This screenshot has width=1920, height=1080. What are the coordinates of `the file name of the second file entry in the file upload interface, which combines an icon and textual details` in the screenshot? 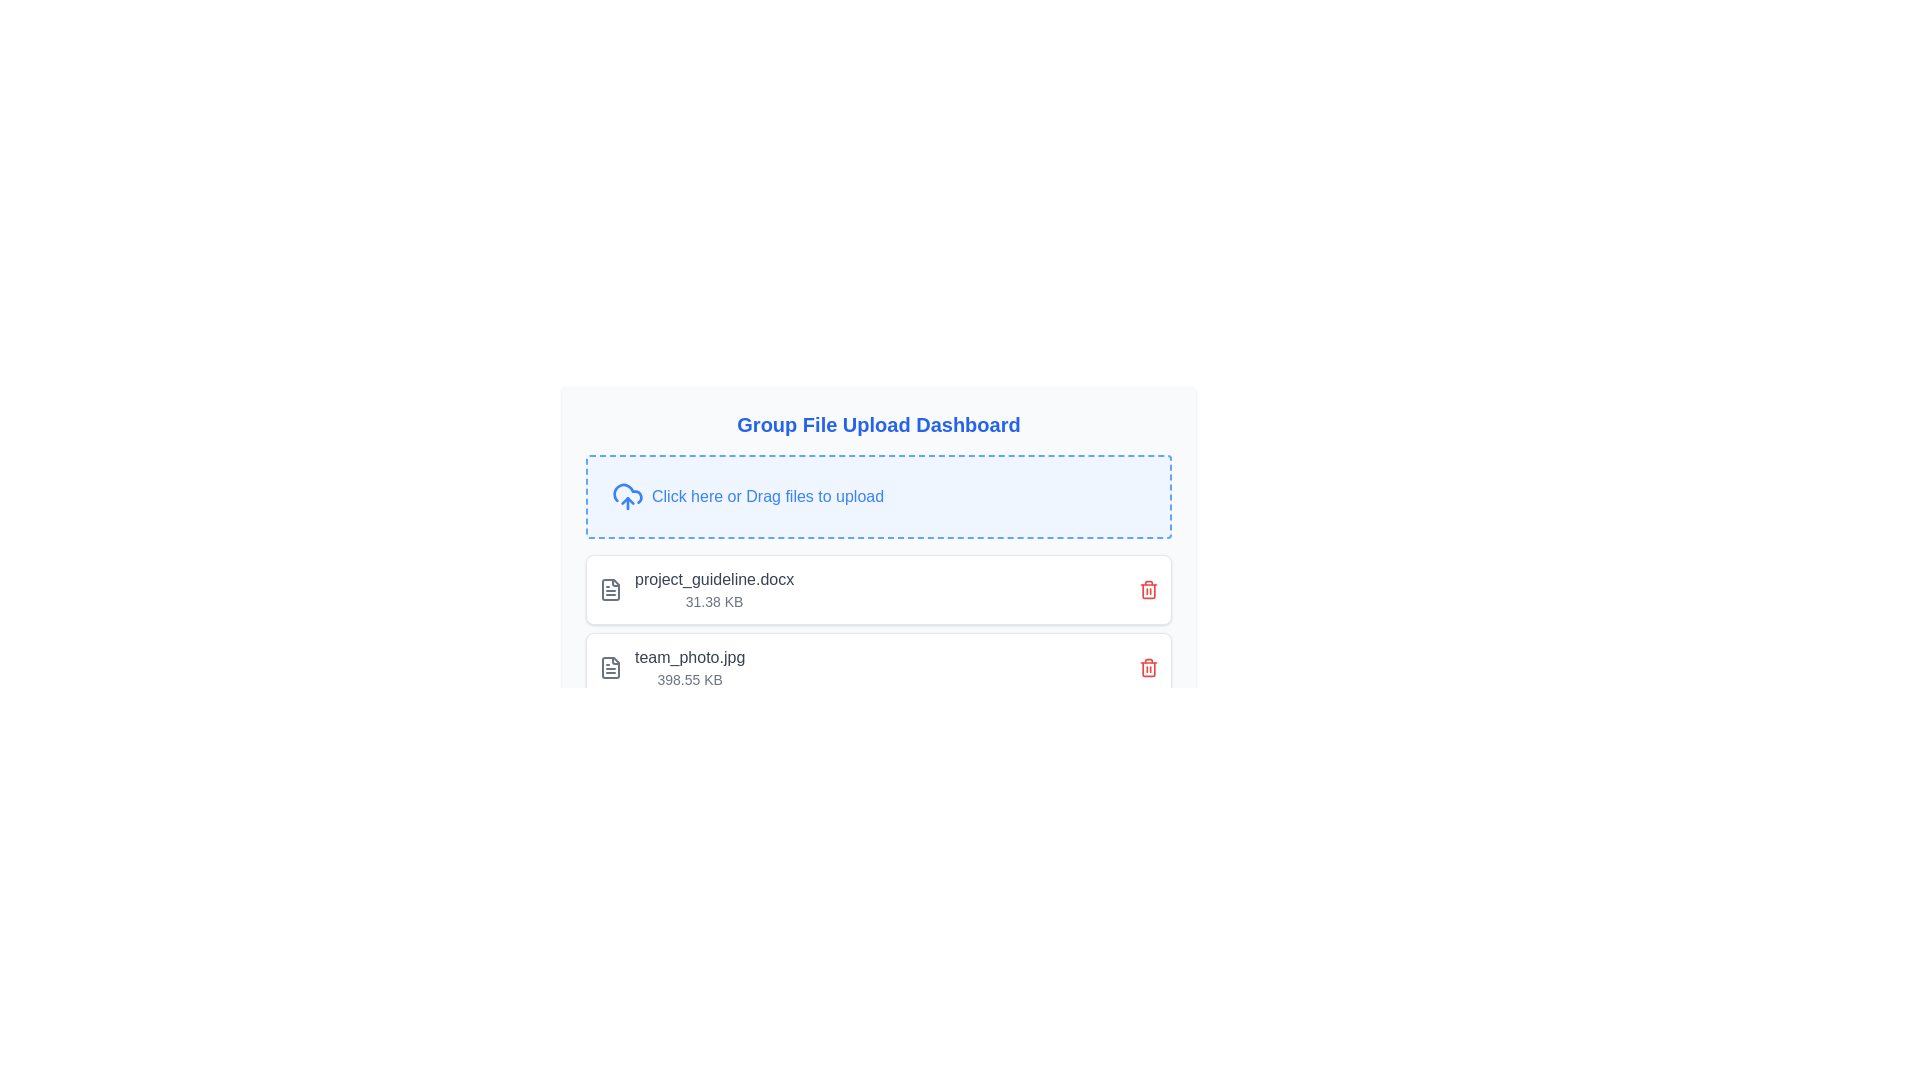 It's located at (672, 667).